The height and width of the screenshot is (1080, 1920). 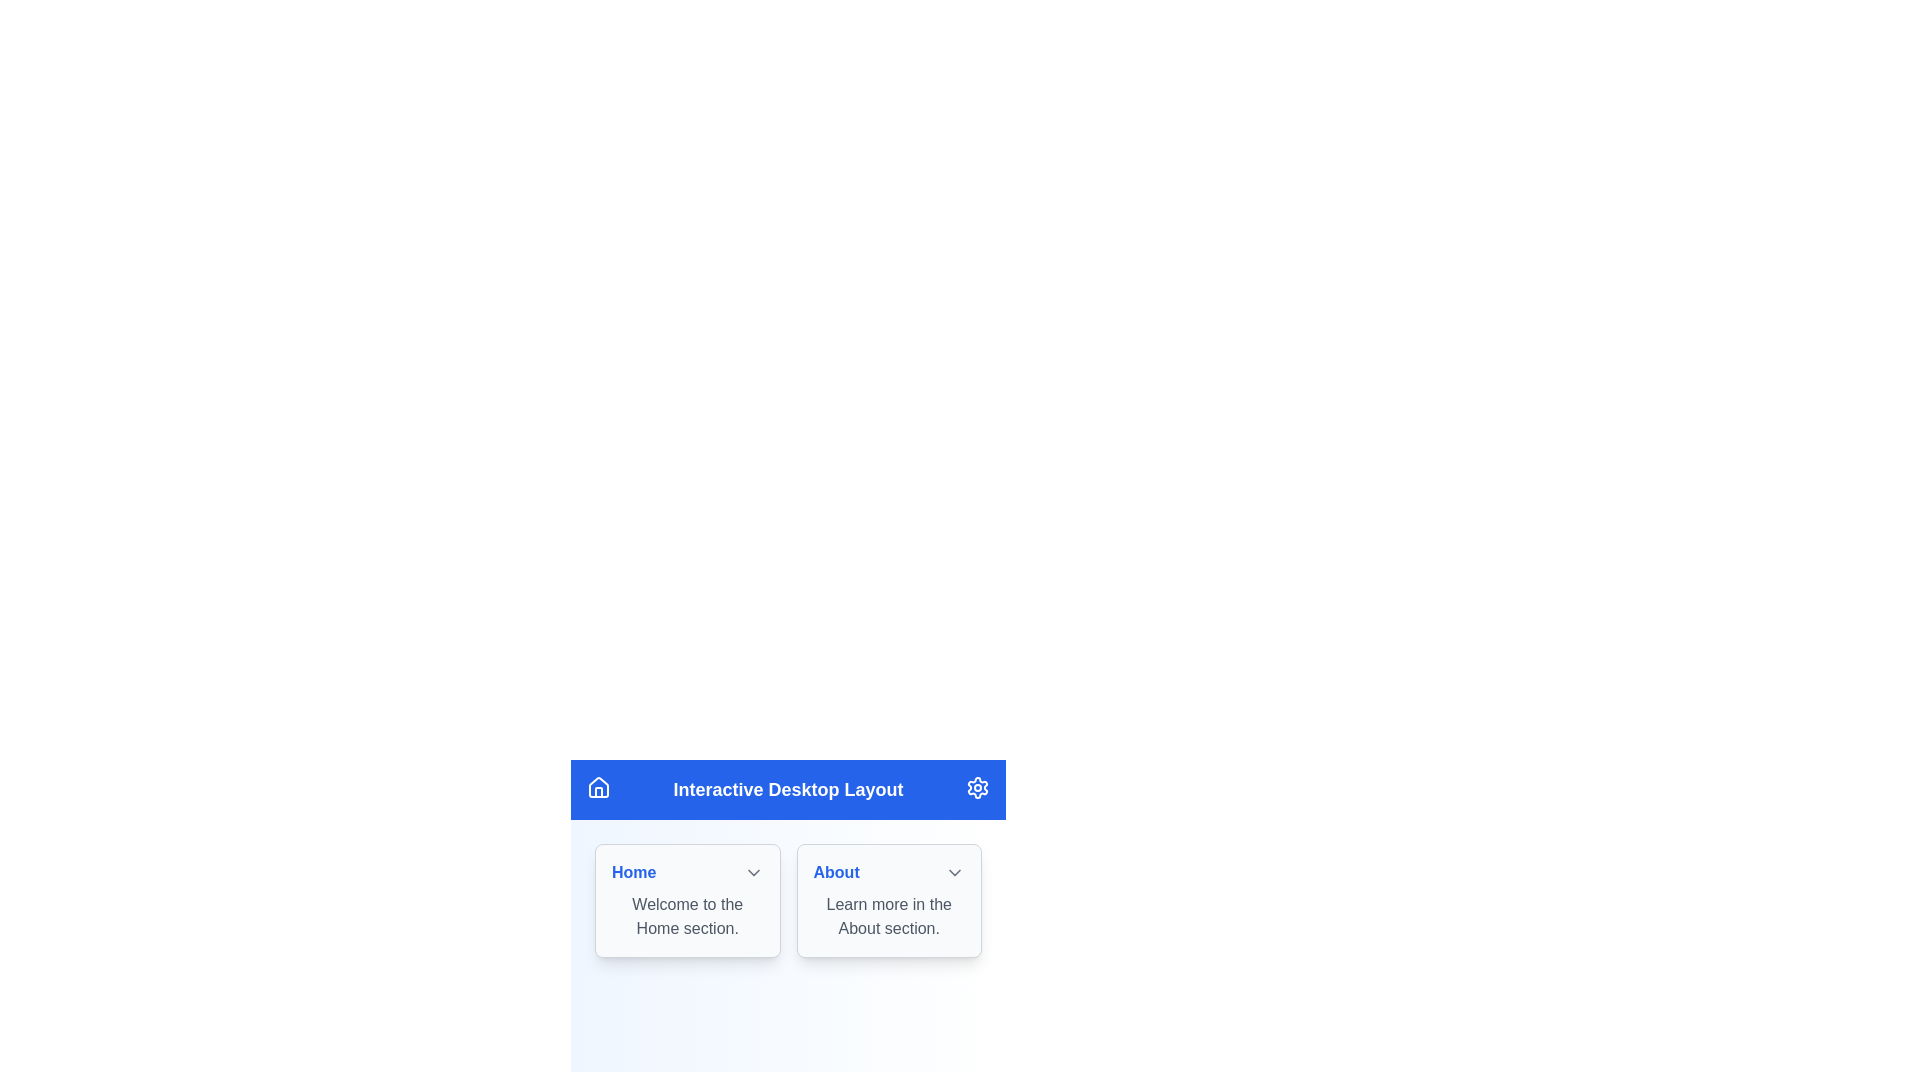 What do you see at coordinates (836, 871) in the screenshot?
I see `the text label located in the top-right section of the second card, which serves as a section header or link for the 'About' section` at bounding box center [836, 871].